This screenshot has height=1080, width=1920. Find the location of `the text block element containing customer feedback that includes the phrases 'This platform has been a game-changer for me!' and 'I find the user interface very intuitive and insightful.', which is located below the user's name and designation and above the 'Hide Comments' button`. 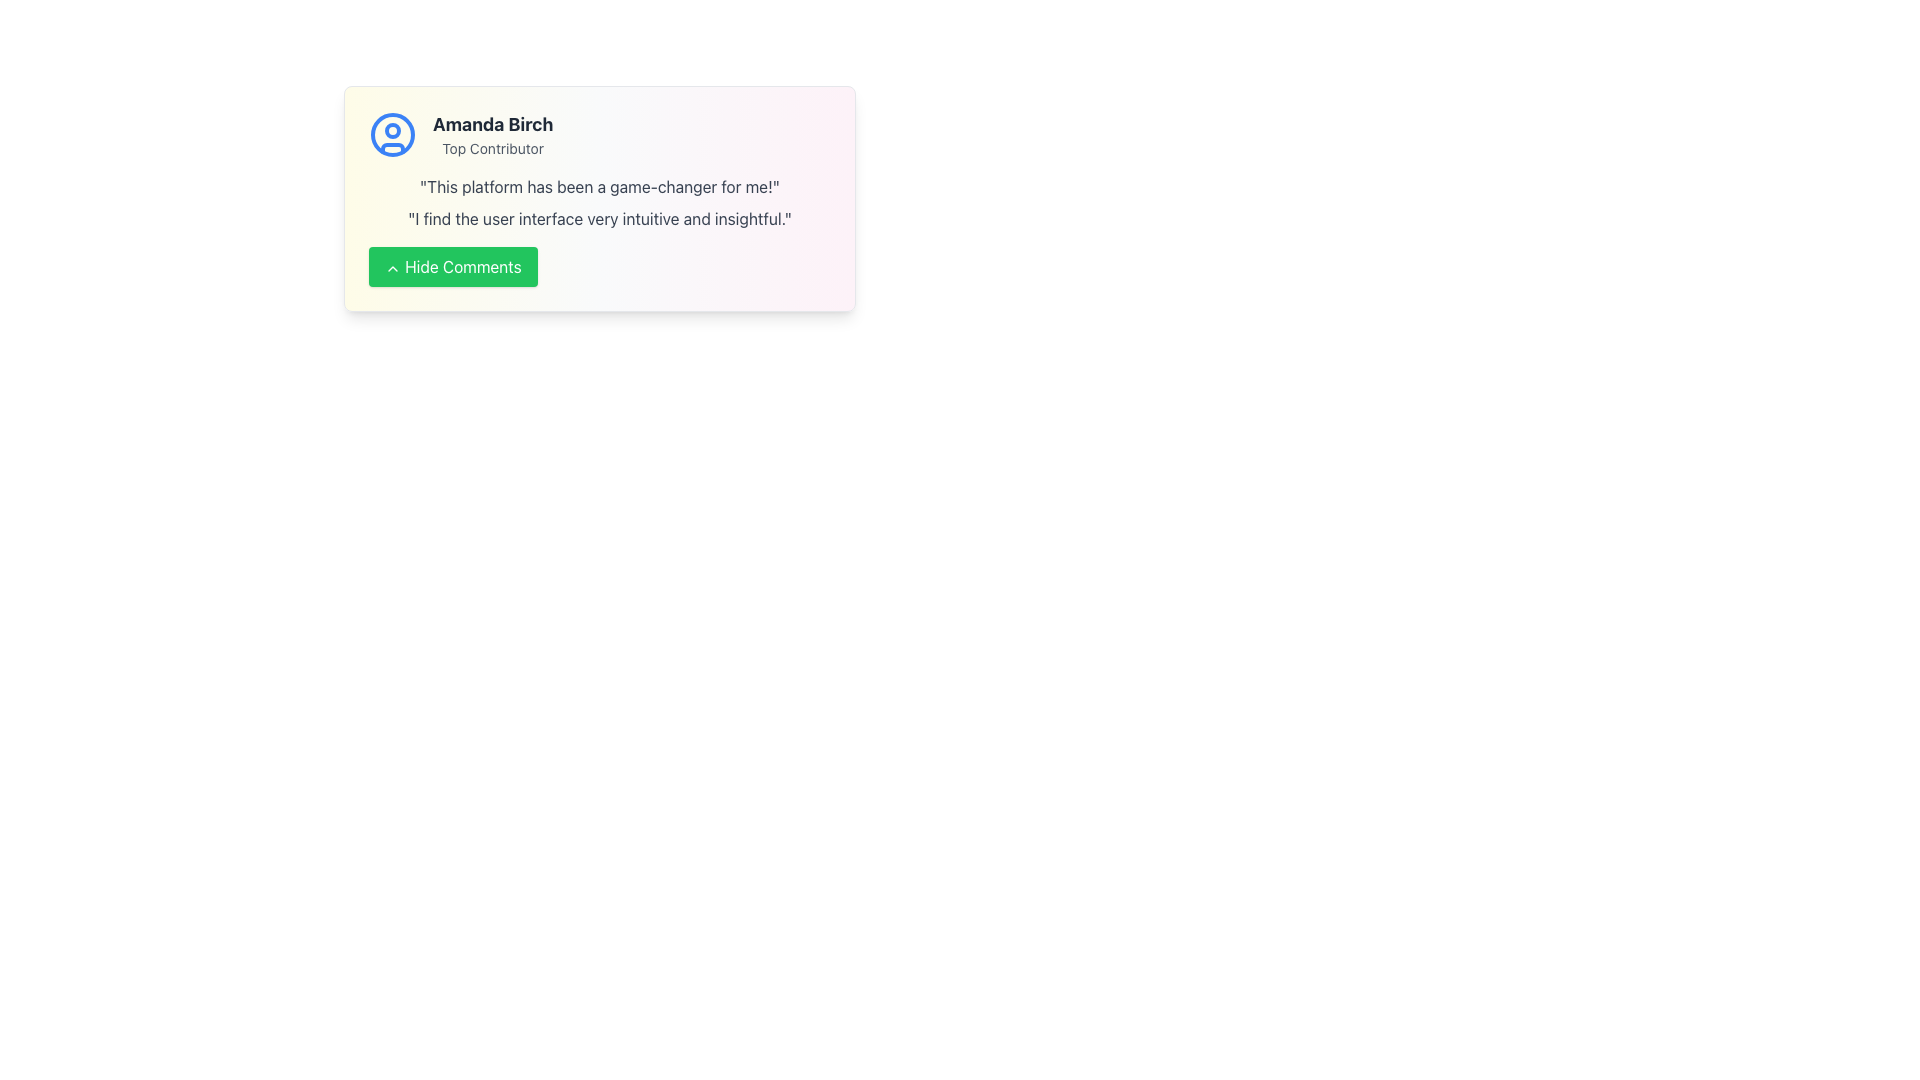

the text block element containing customer feedback that includes the phrases 'This platform has been a game-changer for me!' and 'I find the user interface very intuitive and insightful.', which is located below the user's name and designation and above the 'Hide Comments' button is located at coordinates (599, 203).